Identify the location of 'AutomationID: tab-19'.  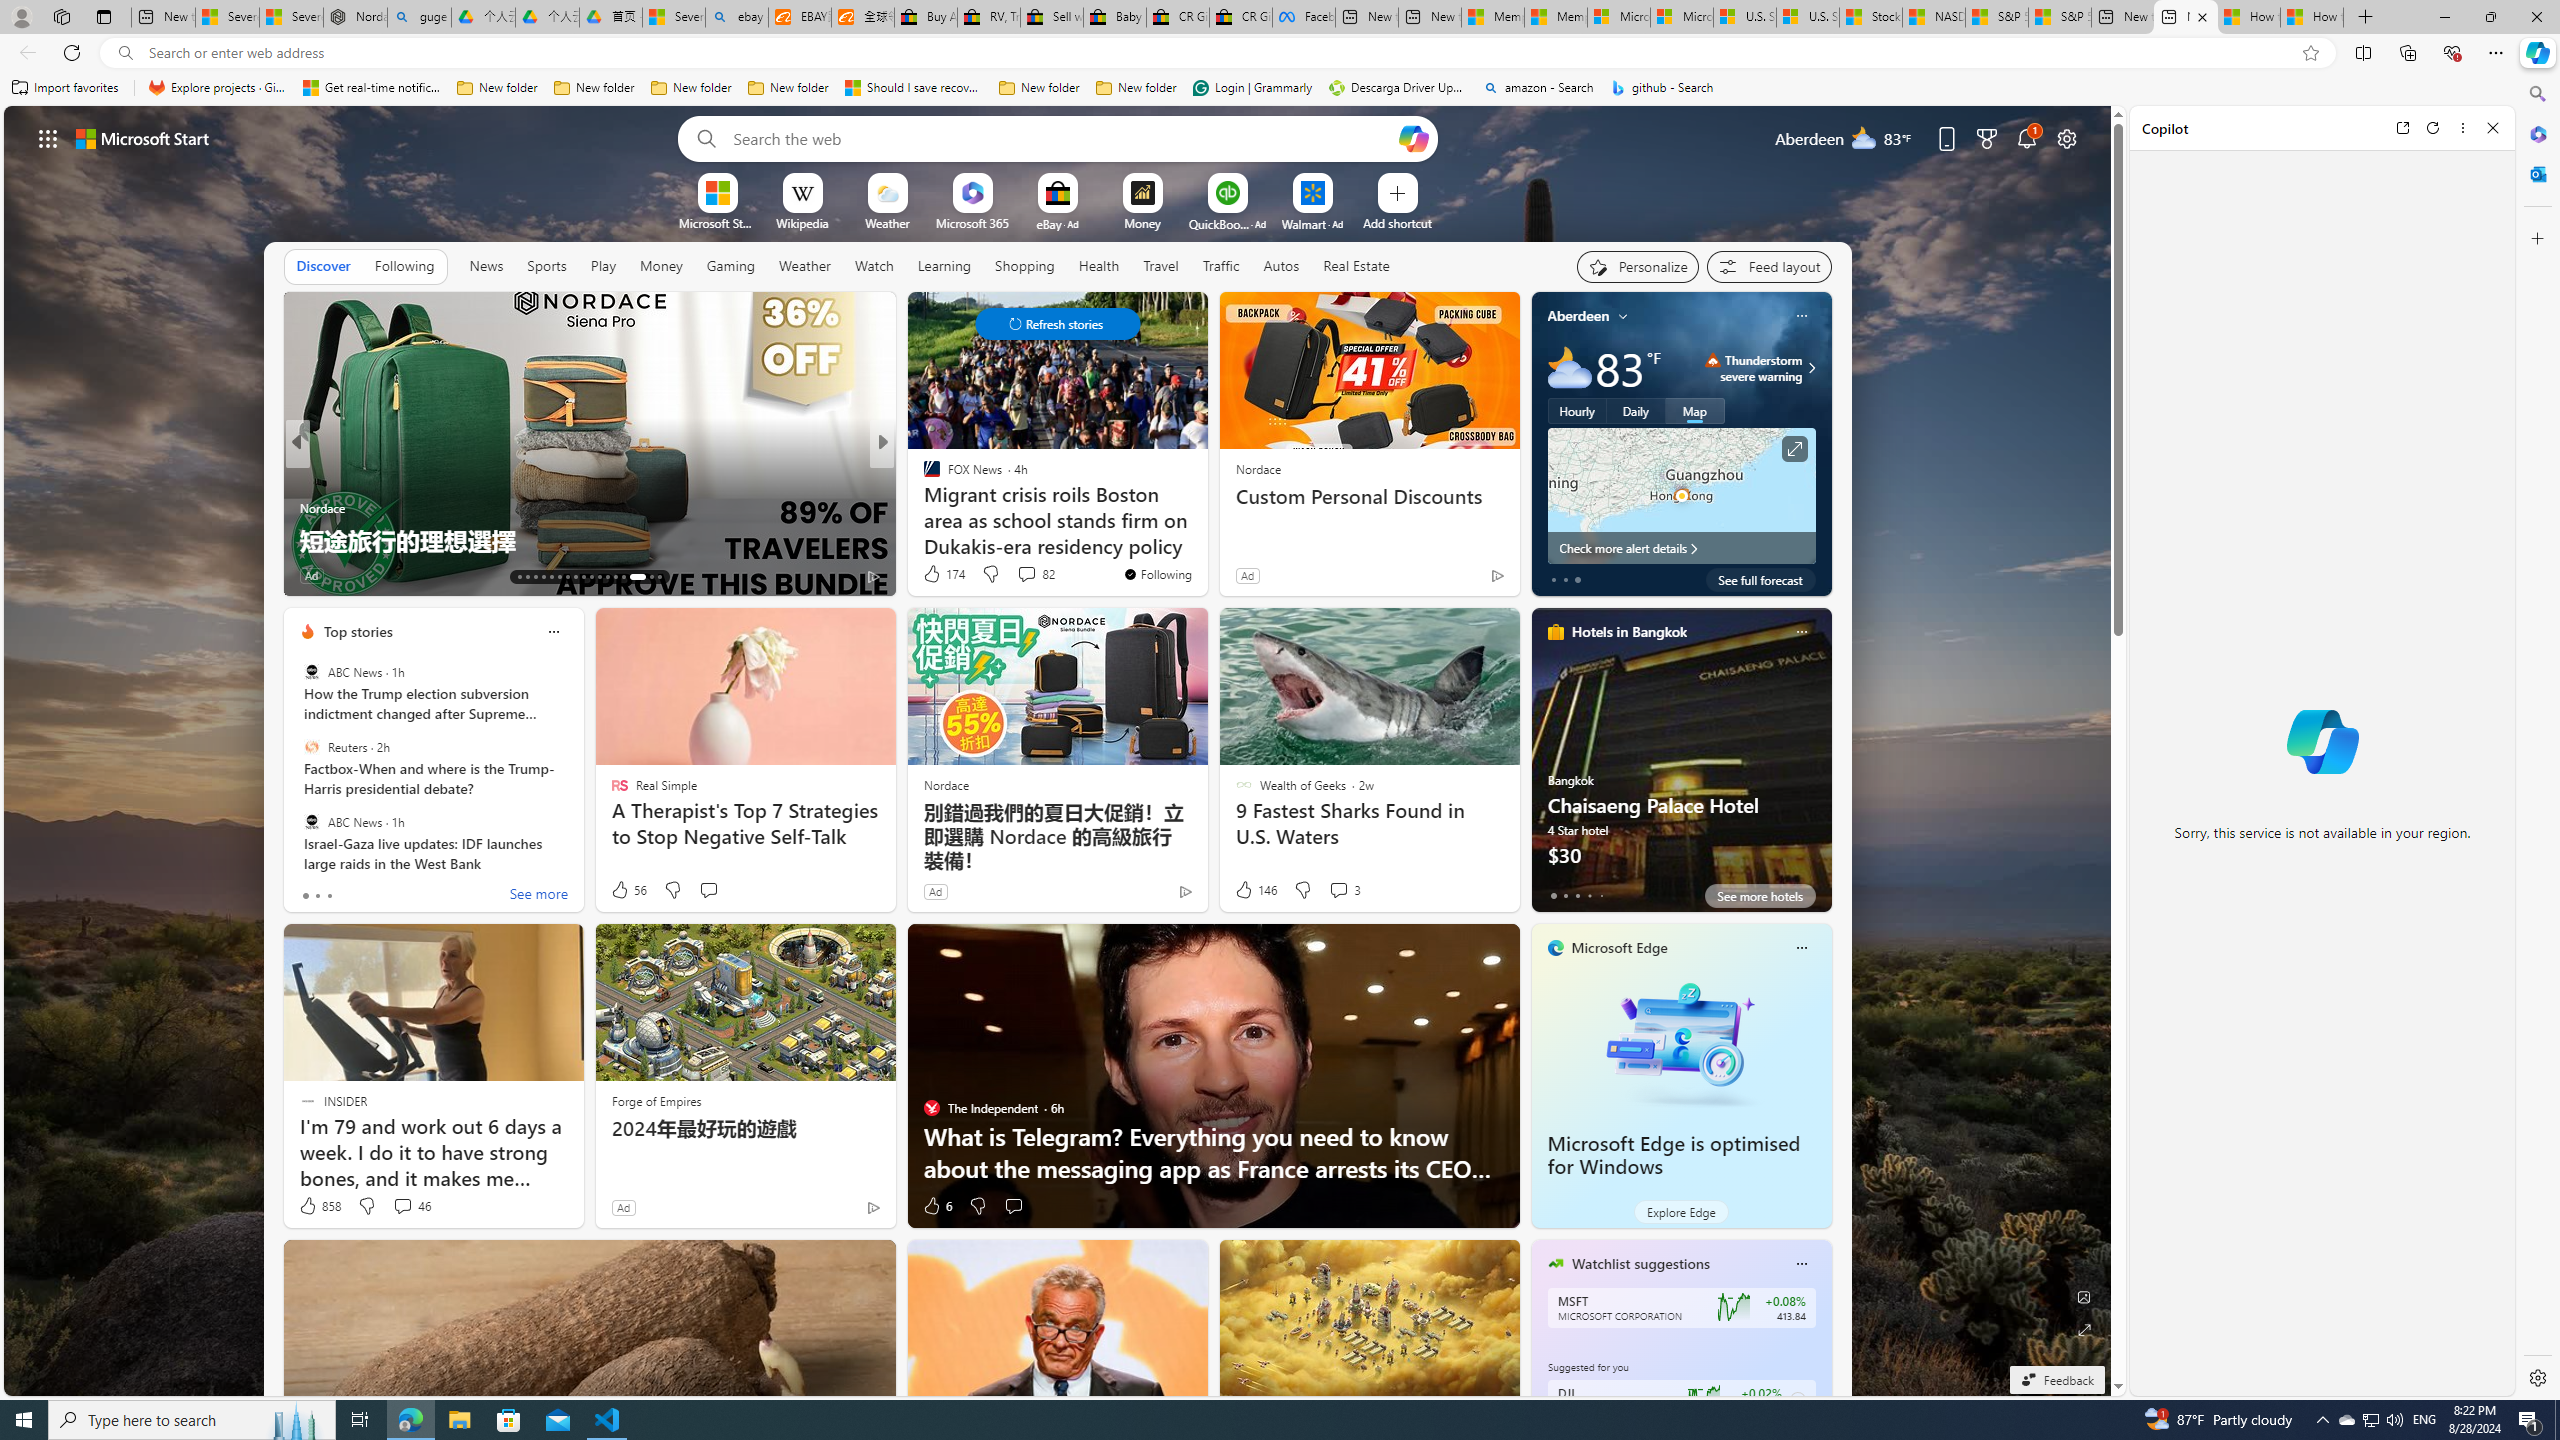
(566, 577).